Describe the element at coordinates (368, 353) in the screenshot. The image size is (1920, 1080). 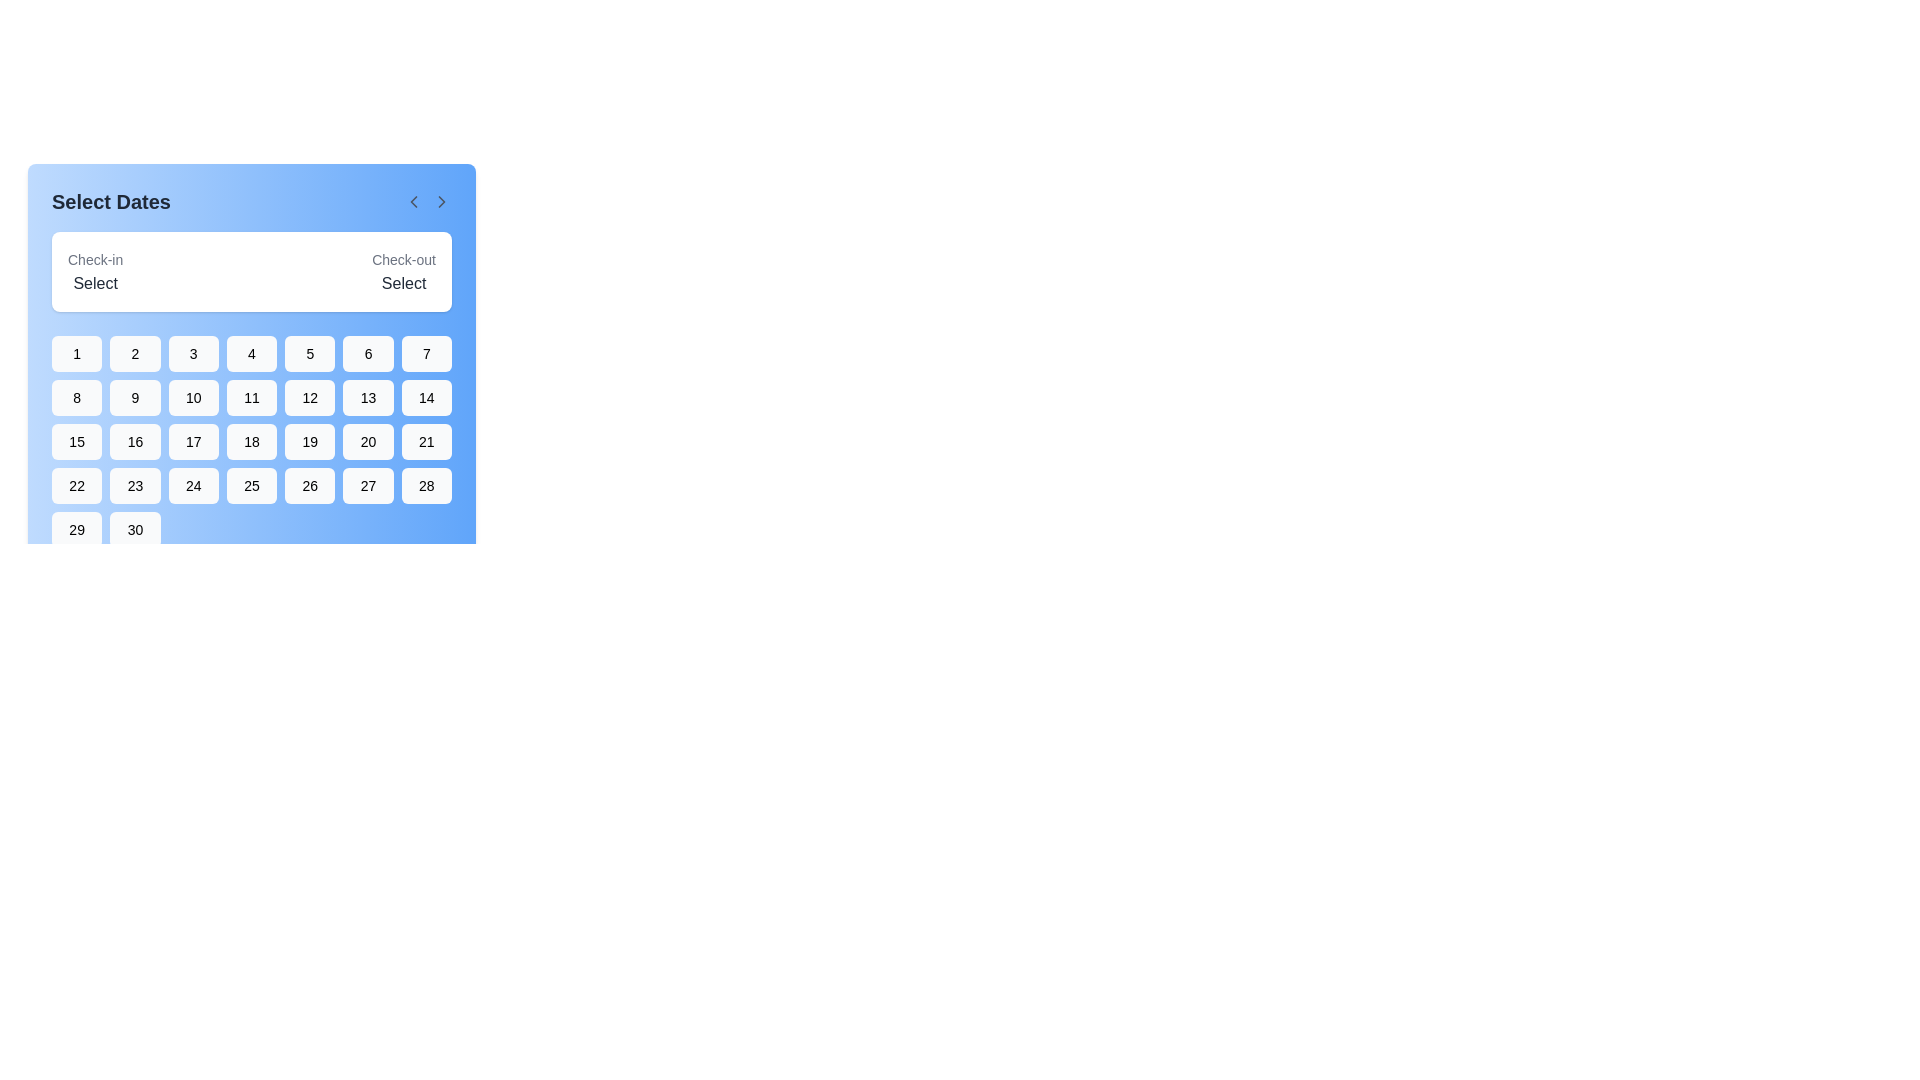
I see `the button representing the 6th day in the calendar view` at that location.